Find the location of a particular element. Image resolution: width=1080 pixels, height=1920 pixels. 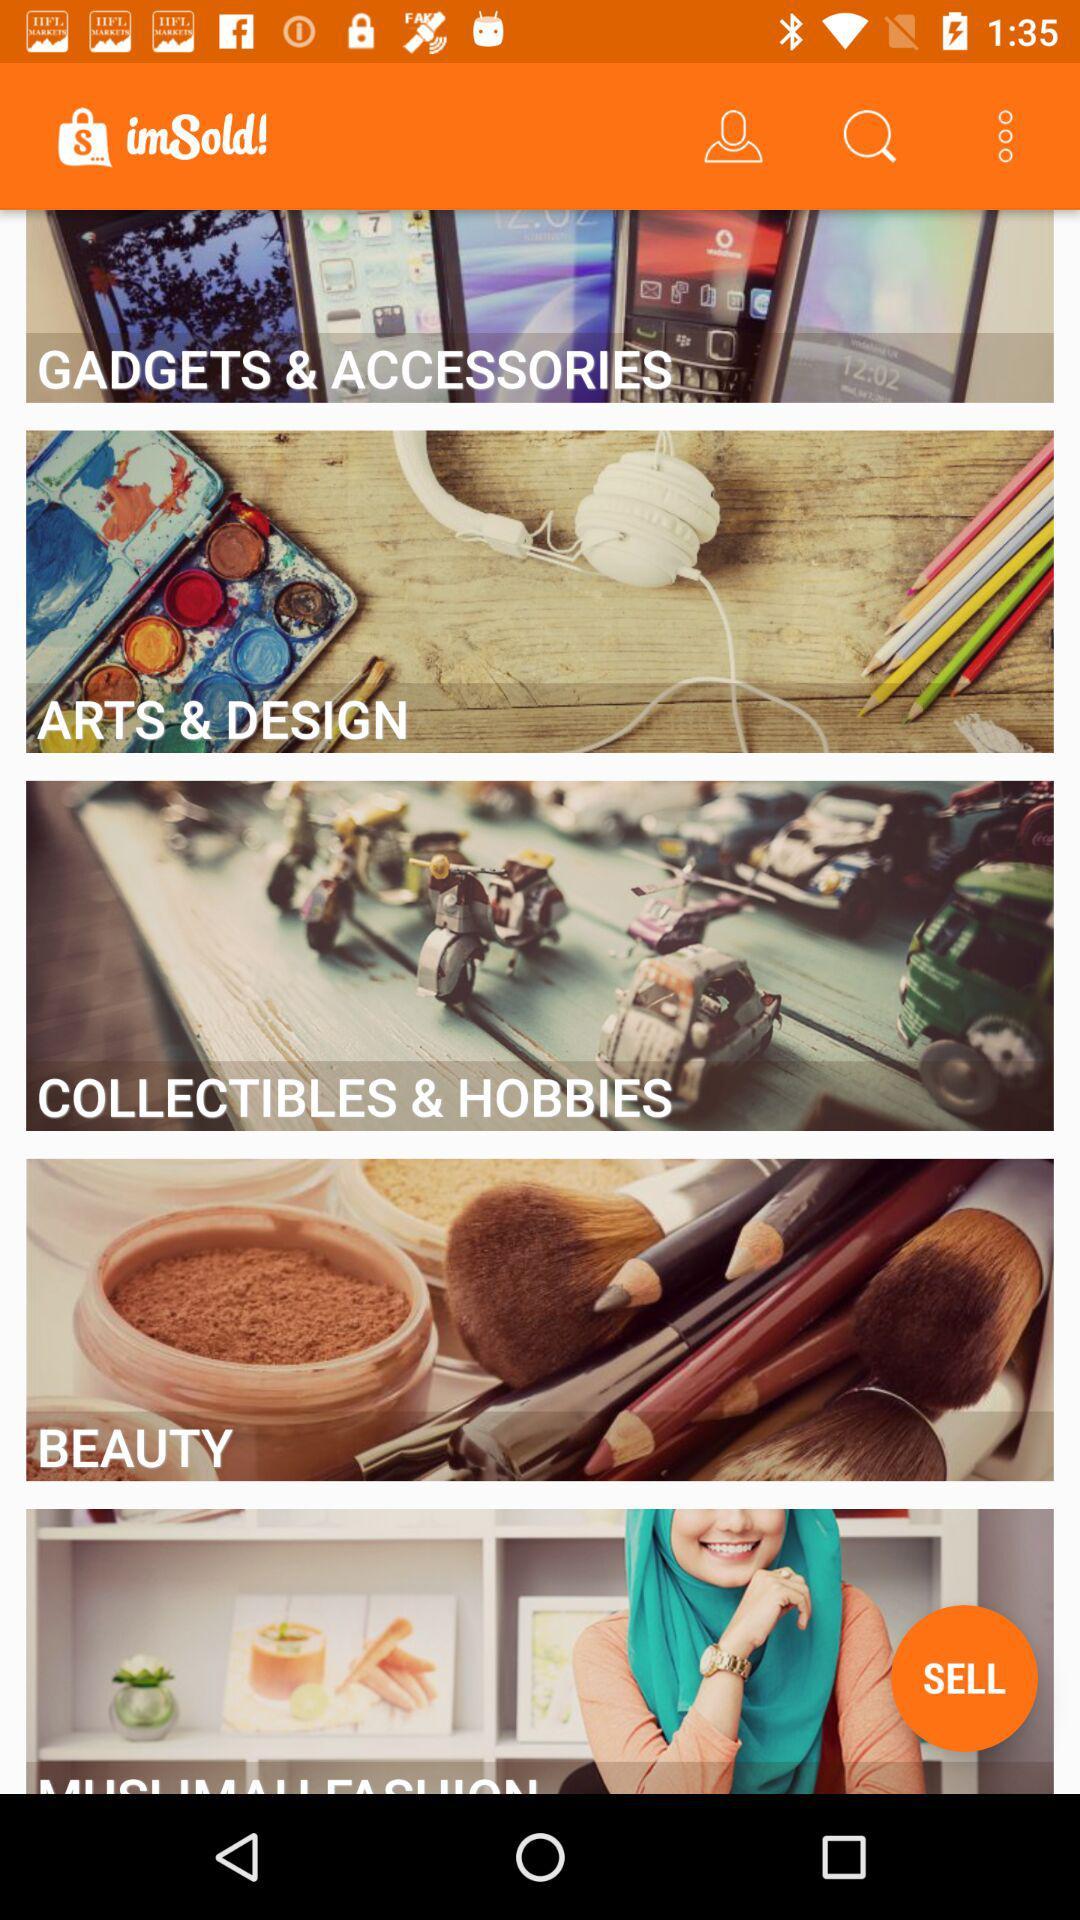

gadgets & accessories is located at coordinates (540, 367).